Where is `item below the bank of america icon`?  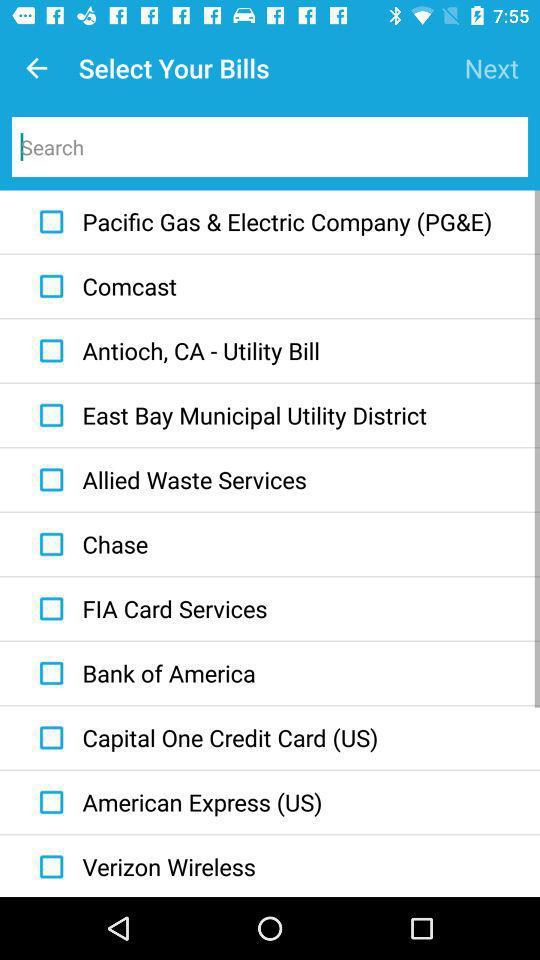
item below the bank of america icon is located at coordinates (203, 736).